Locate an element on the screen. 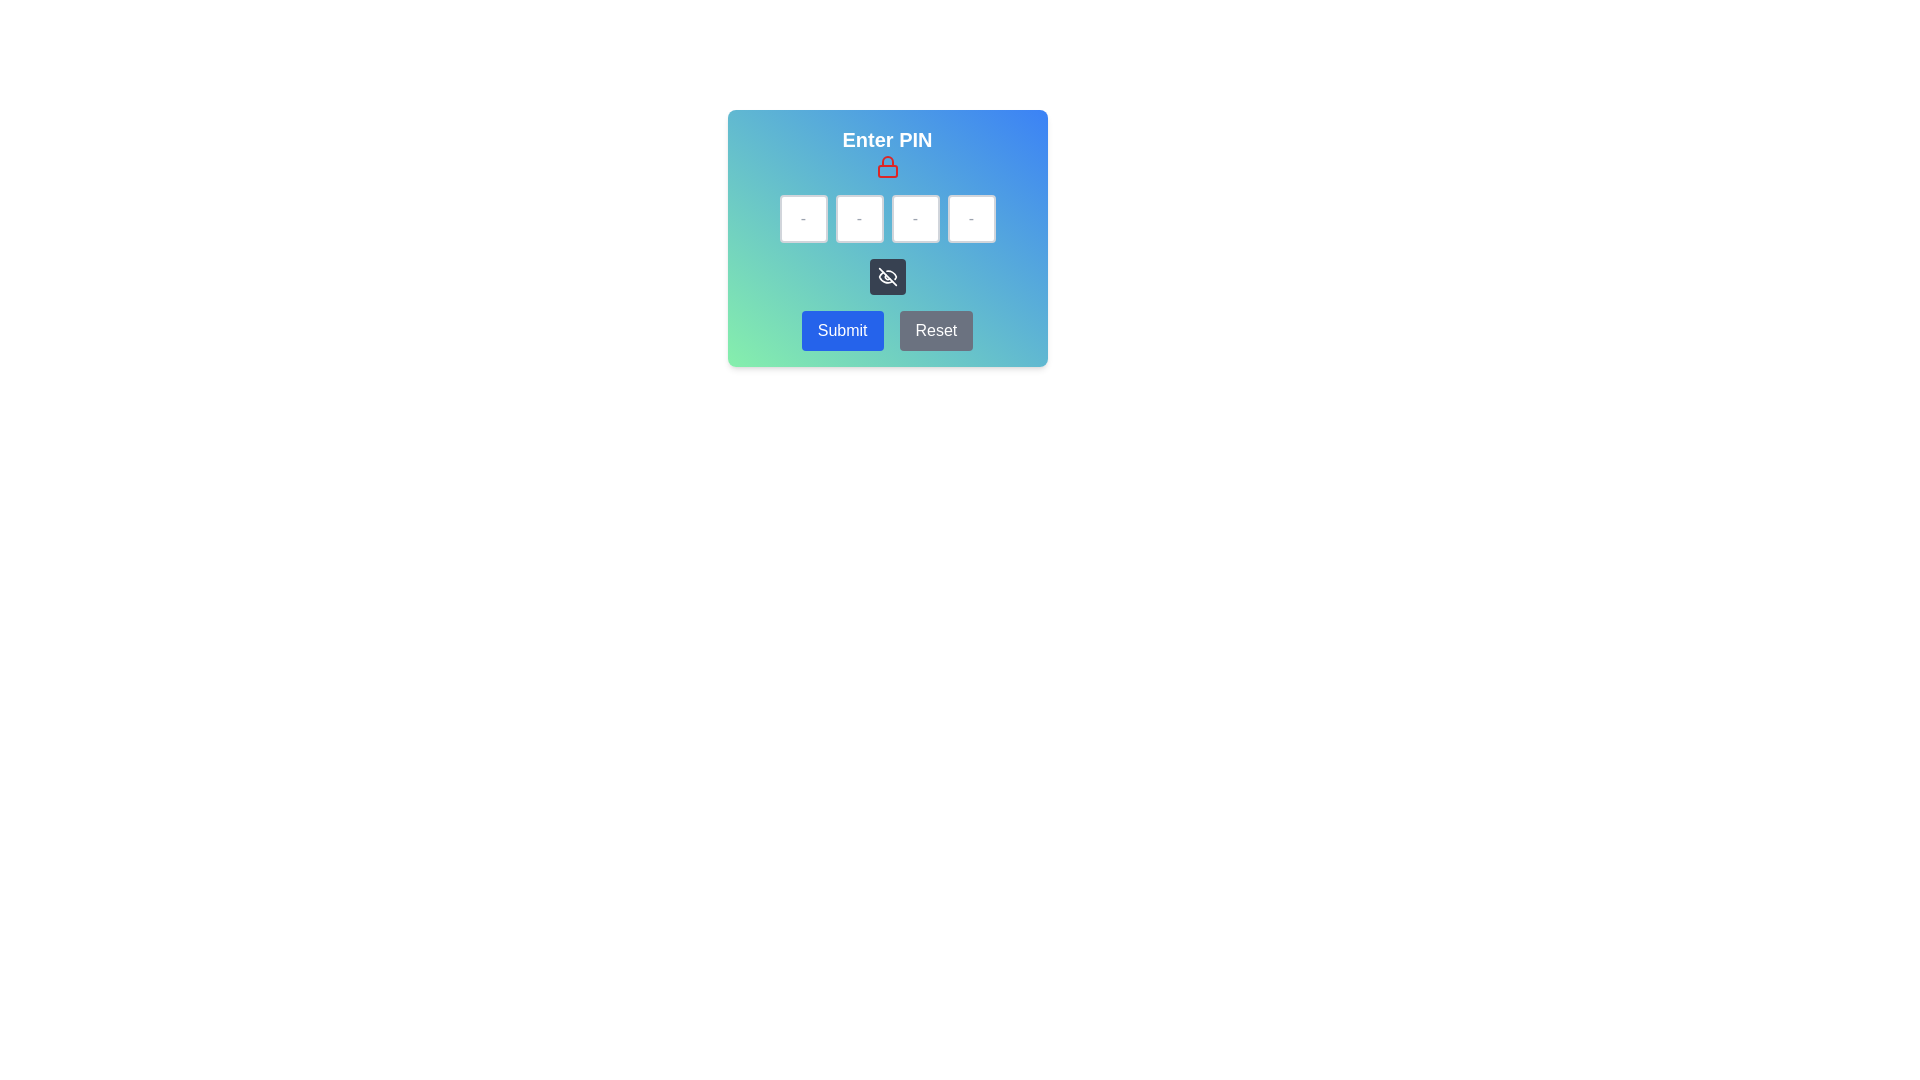 The width and height of the screenshot is (1920, 1080). the visibility toggle button, which is a rounded rectangular shape with a dark gray background and an eye icon with a slash over it, located below the PIN input fields is located at coordinates (886, 276).